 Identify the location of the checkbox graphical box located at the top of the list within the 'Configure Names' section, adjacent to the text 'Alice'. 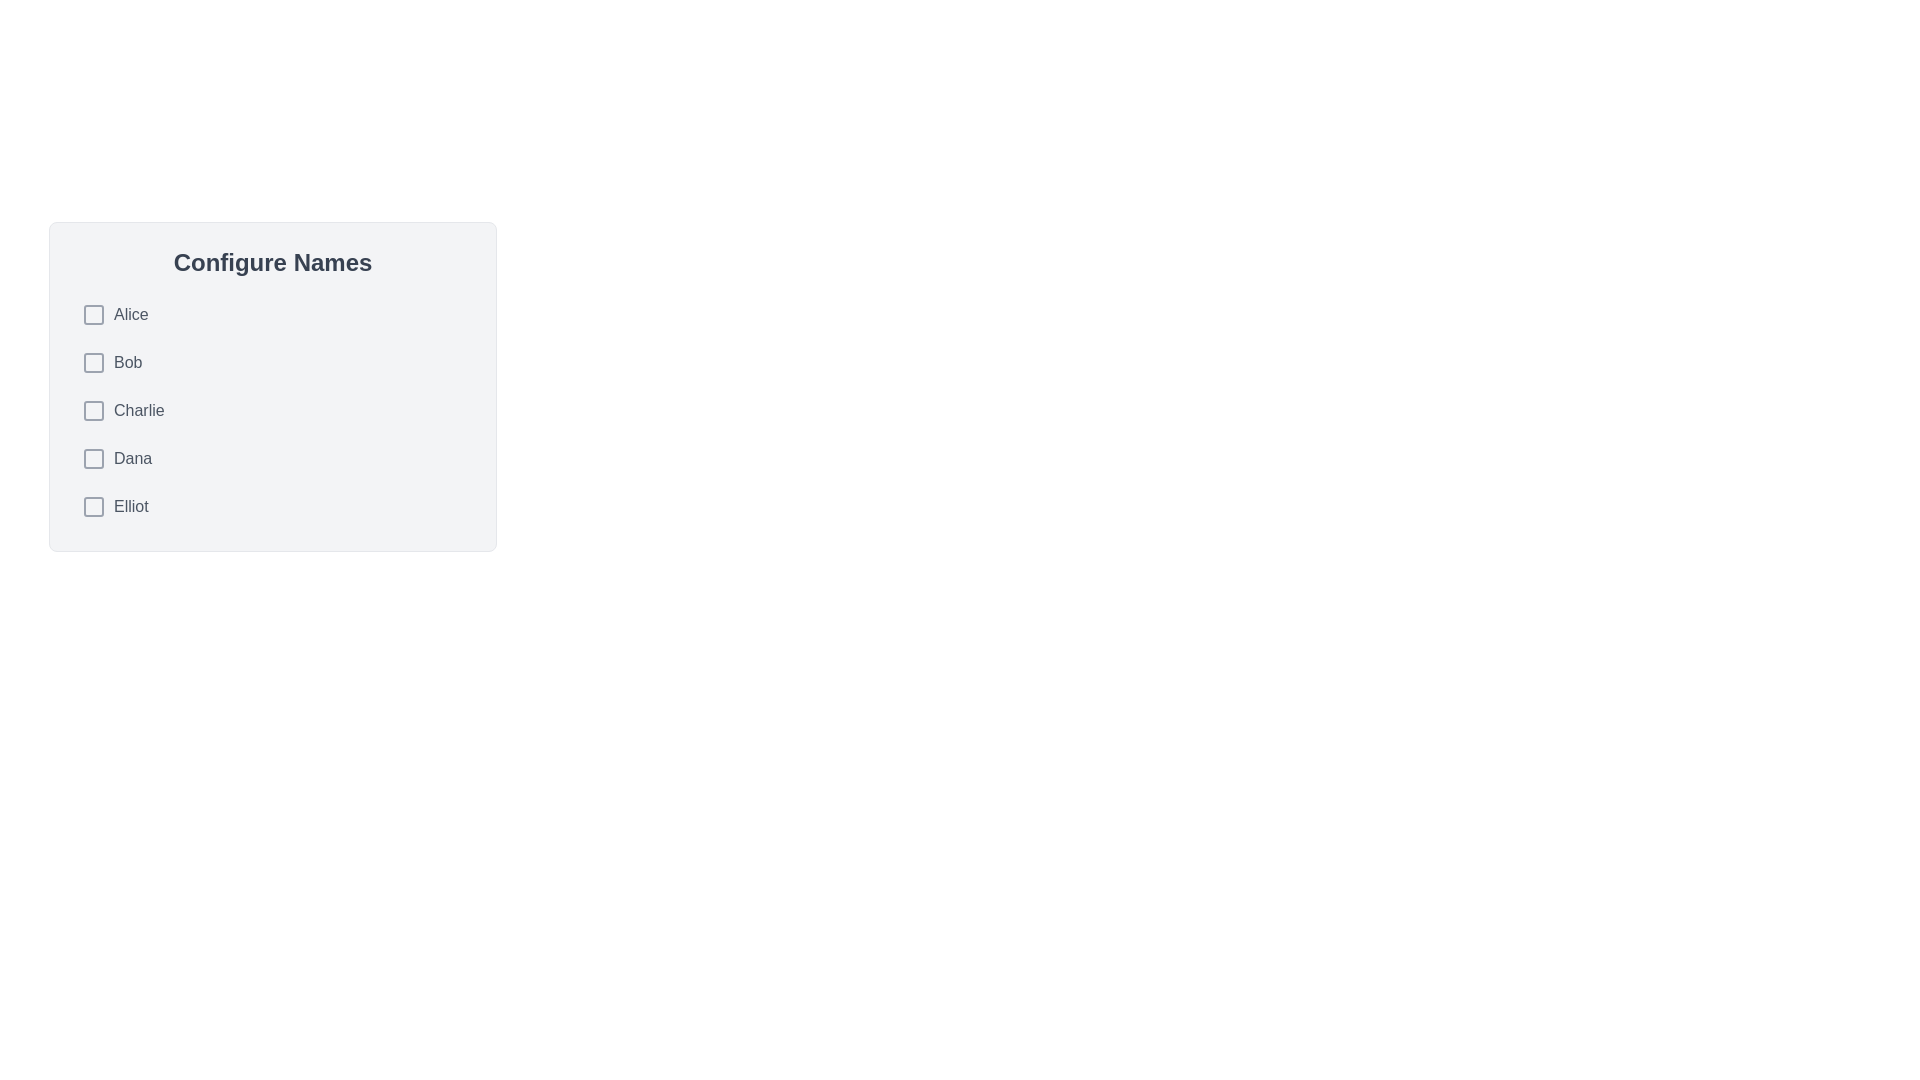
(93, 315).